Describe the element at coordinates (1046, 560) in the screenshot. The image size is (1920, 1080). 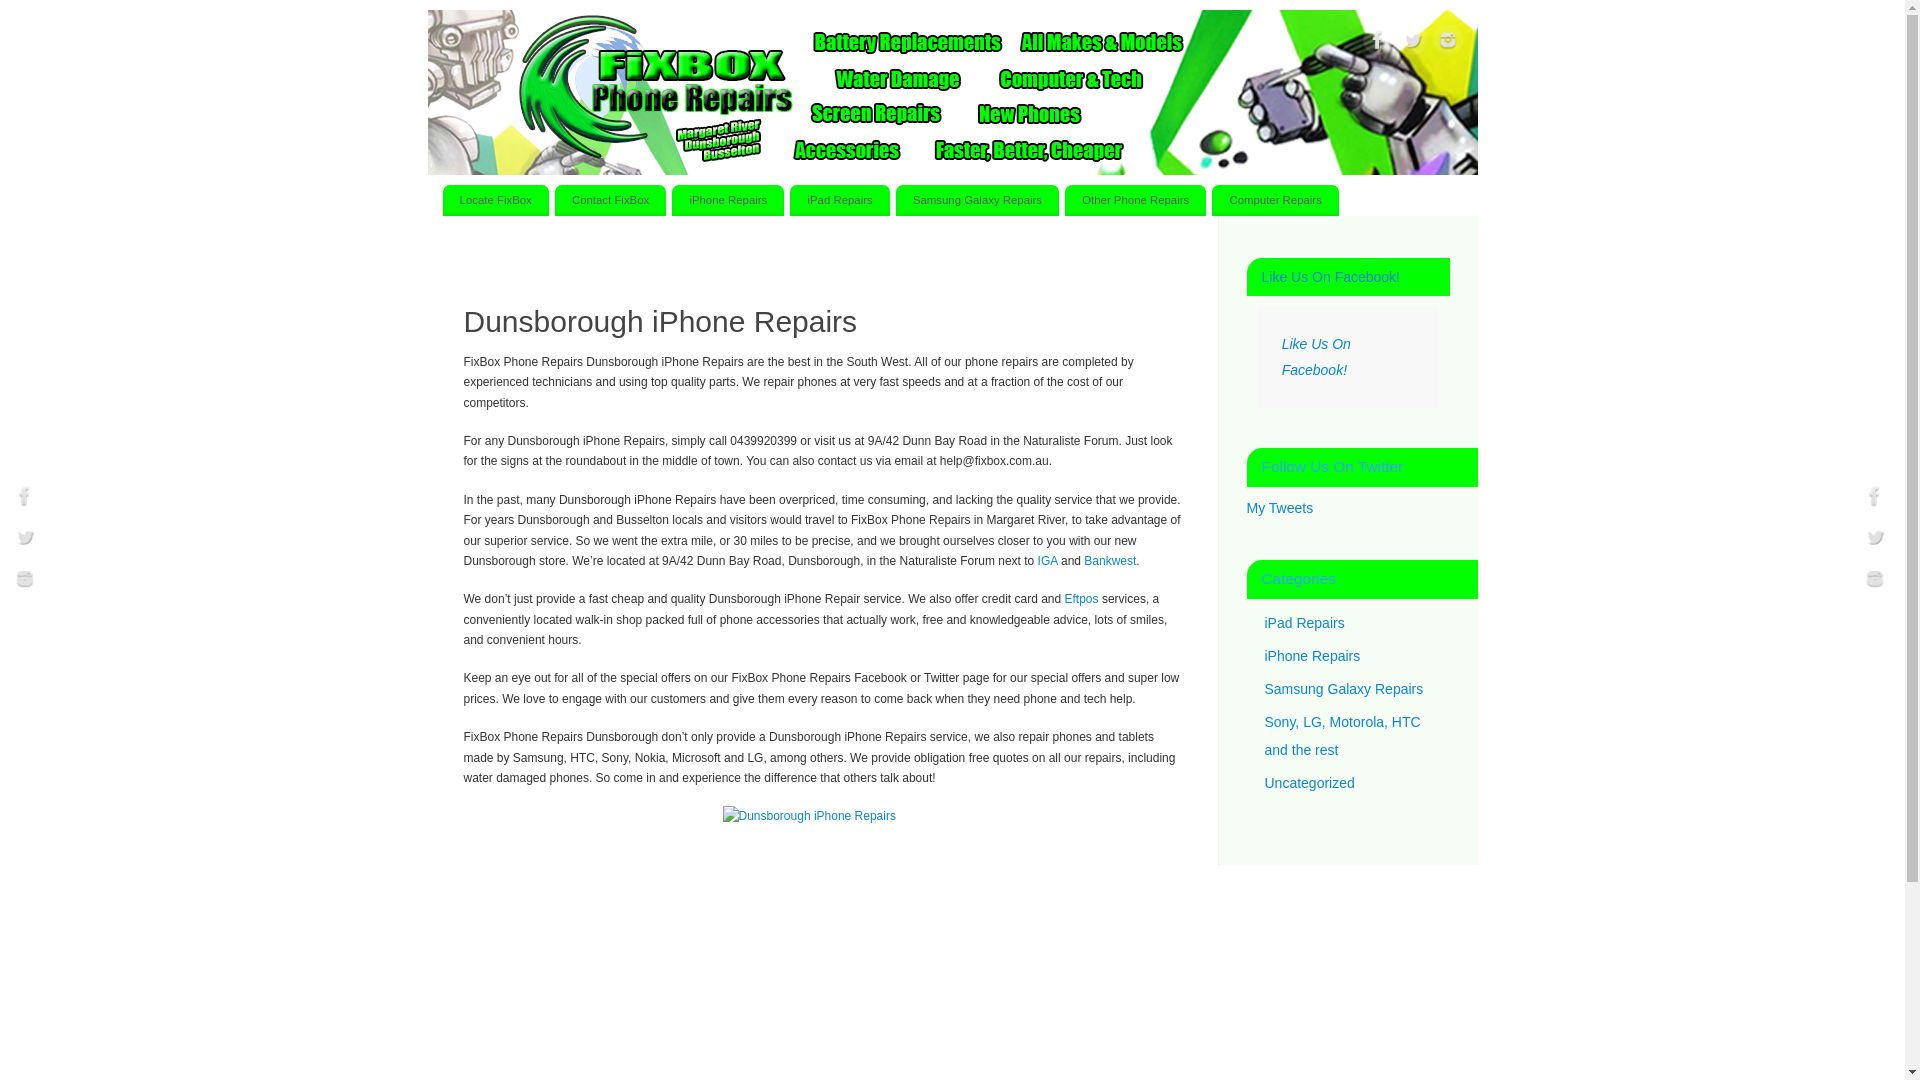
I see `'IGA'` at that location.